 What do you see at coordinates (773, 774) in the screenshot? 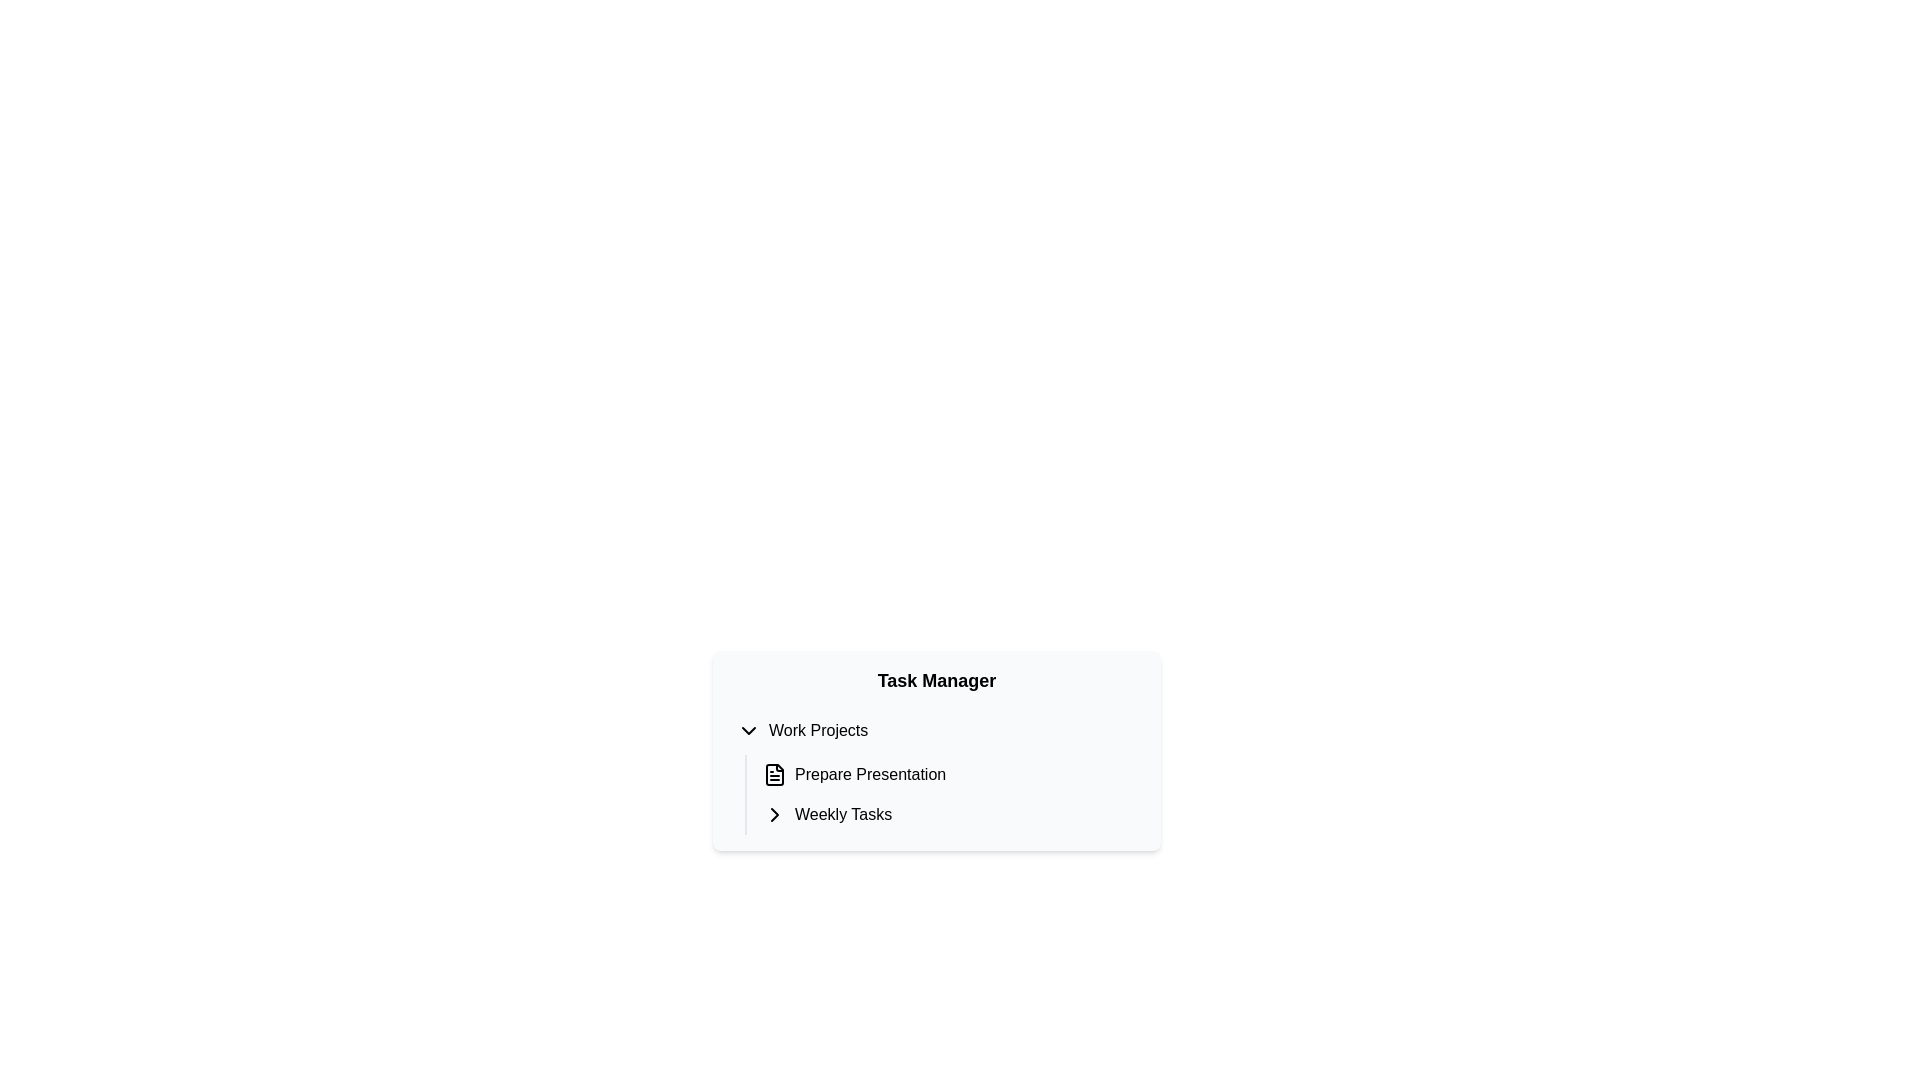
I see `the small rectangular document icon located in the 'Work Projects' section, positioned to the left of the label 'Prepare Presentation' for accessibility navigation` at bounding box center [773, 774].